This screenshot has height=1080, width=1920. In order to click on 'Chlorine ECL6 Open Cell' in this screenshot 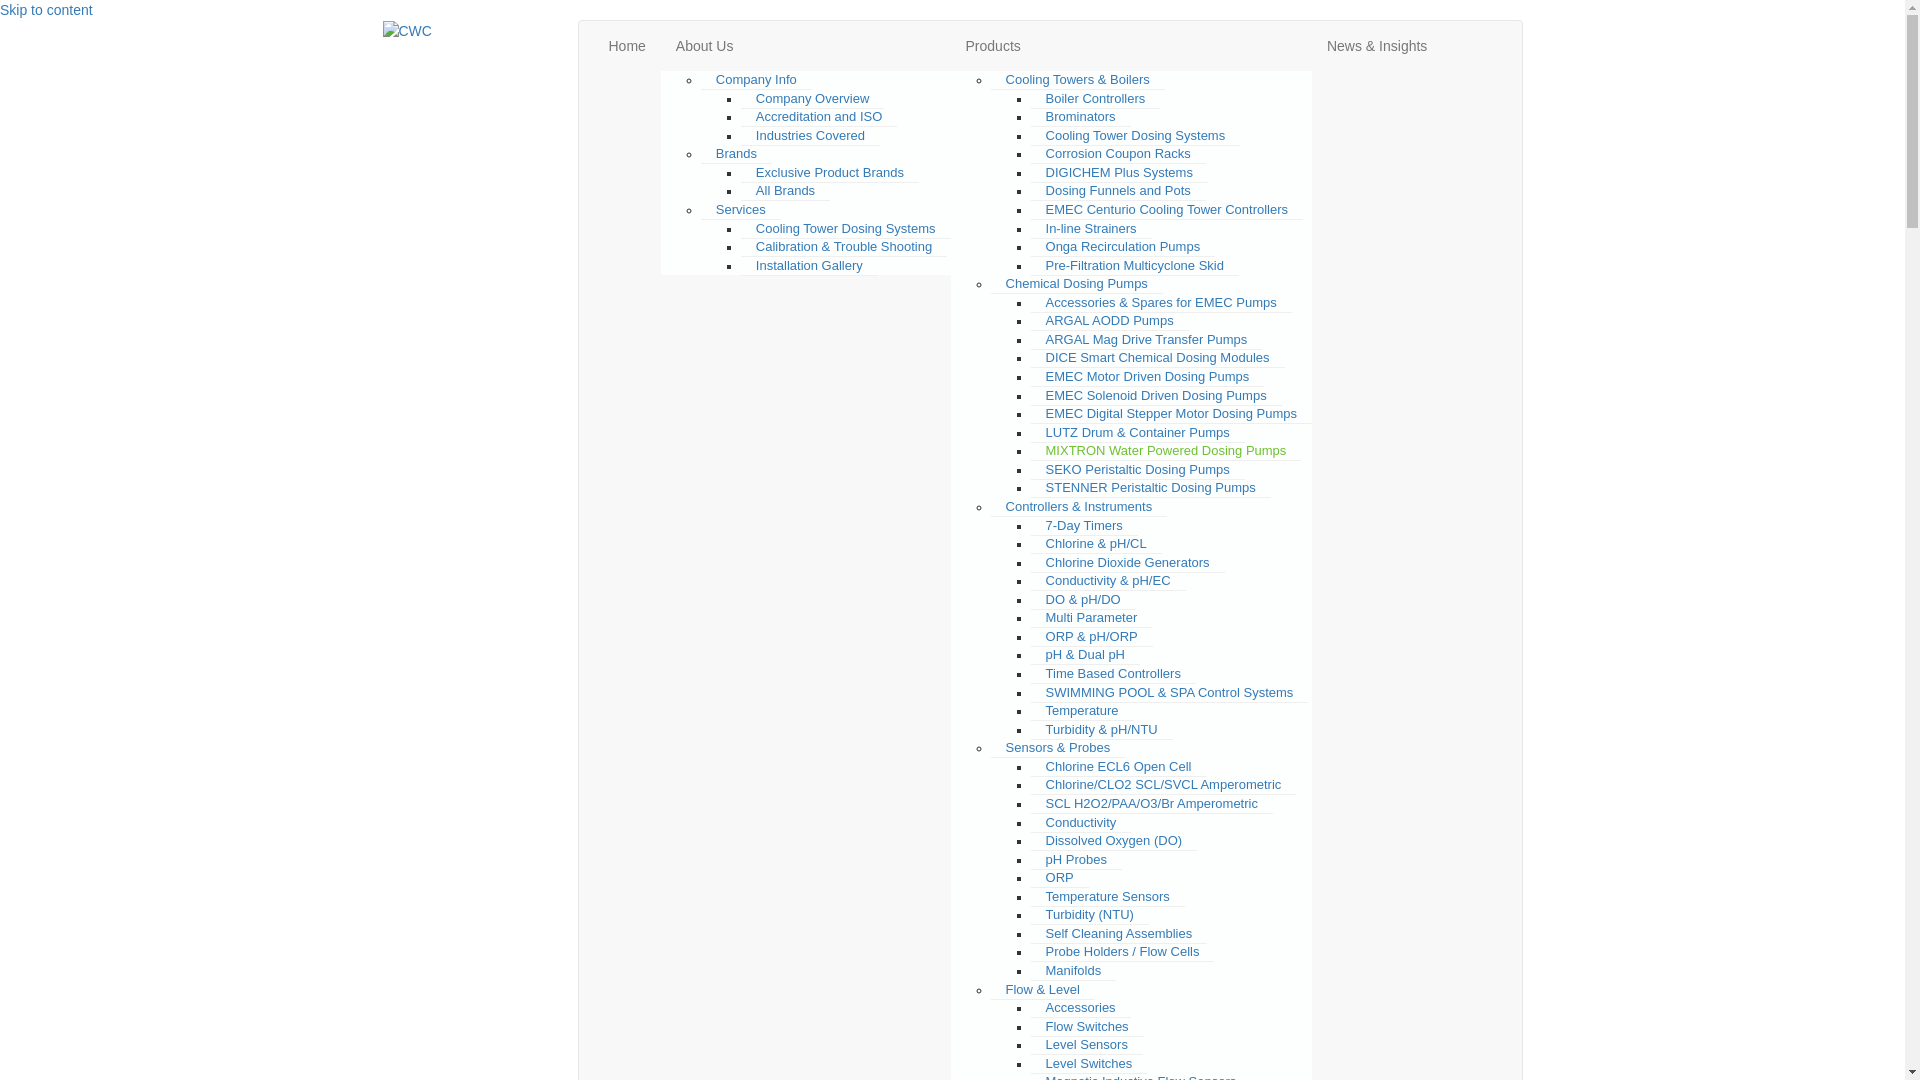, I will do `click(1117, 766)`.